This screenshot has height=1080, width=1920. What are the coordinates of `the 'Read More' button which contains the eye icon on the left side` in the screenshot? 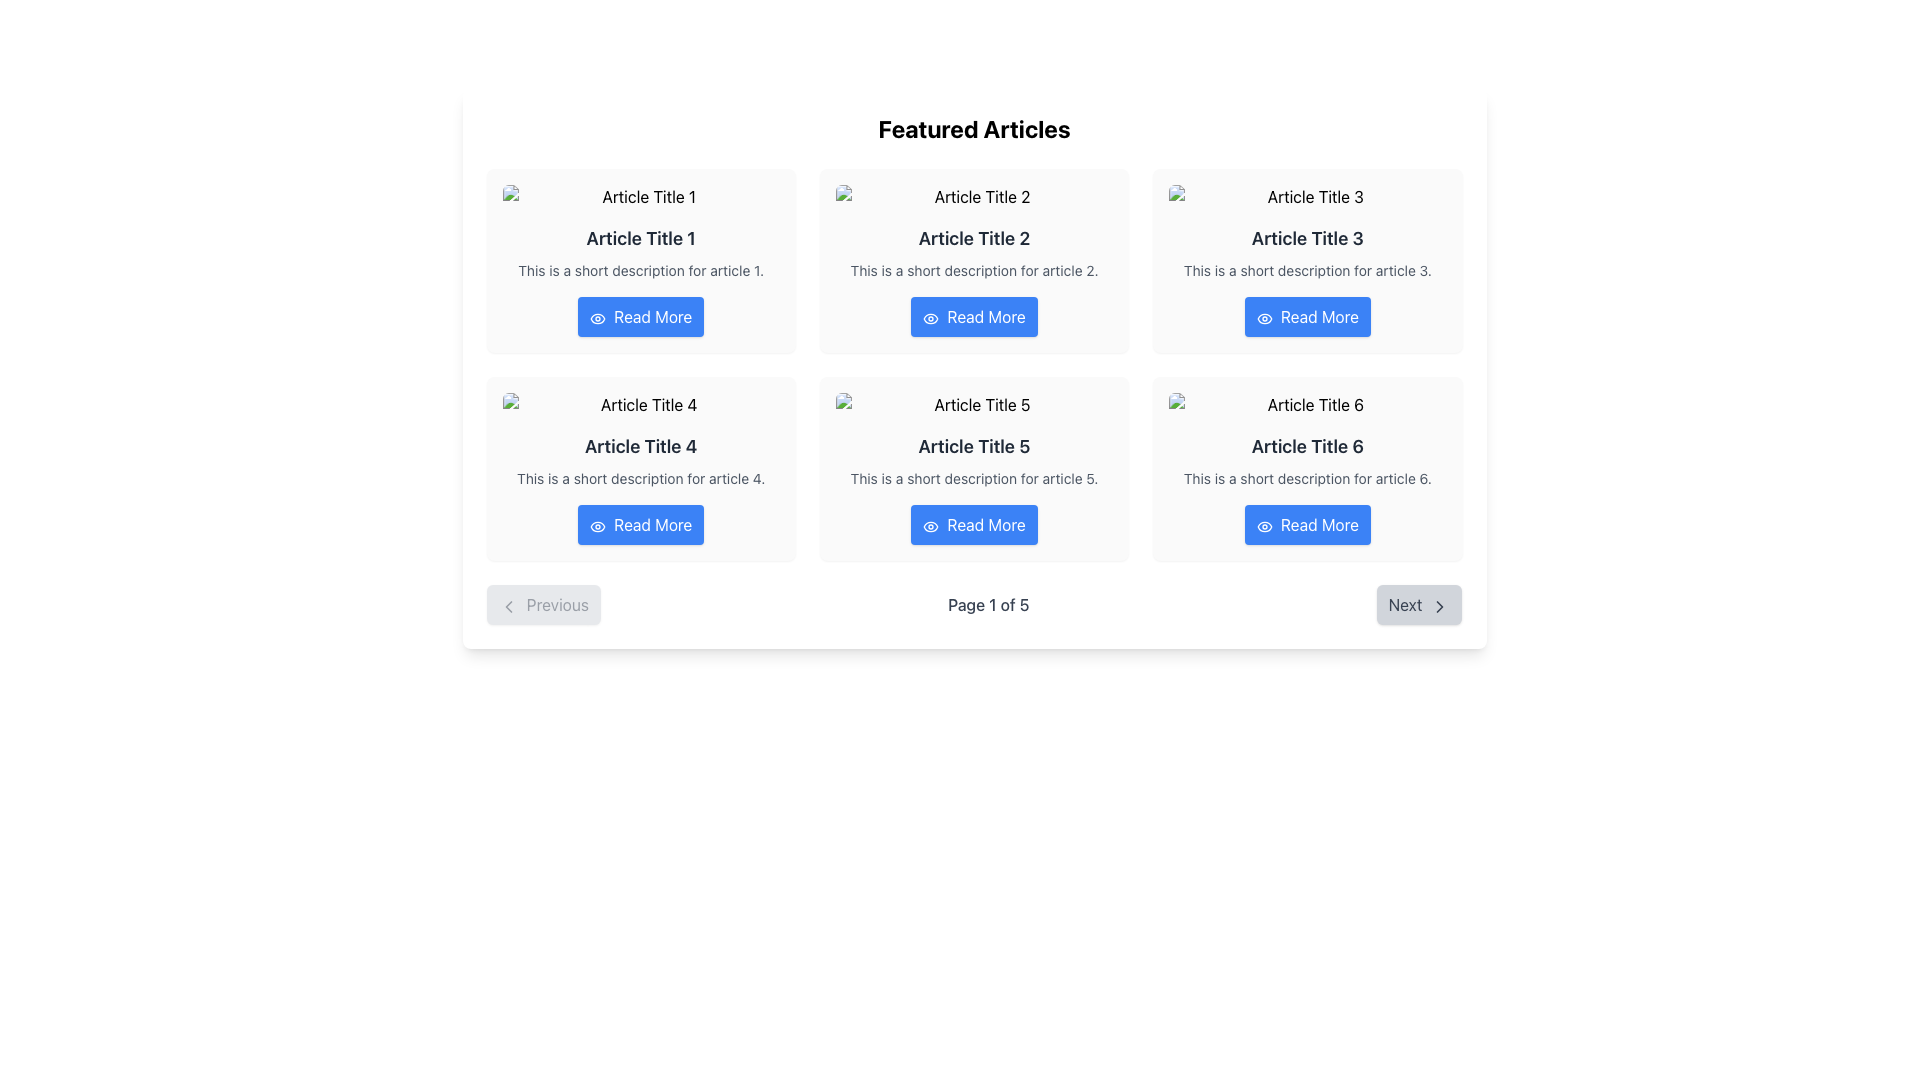 It's located at (597, 524).